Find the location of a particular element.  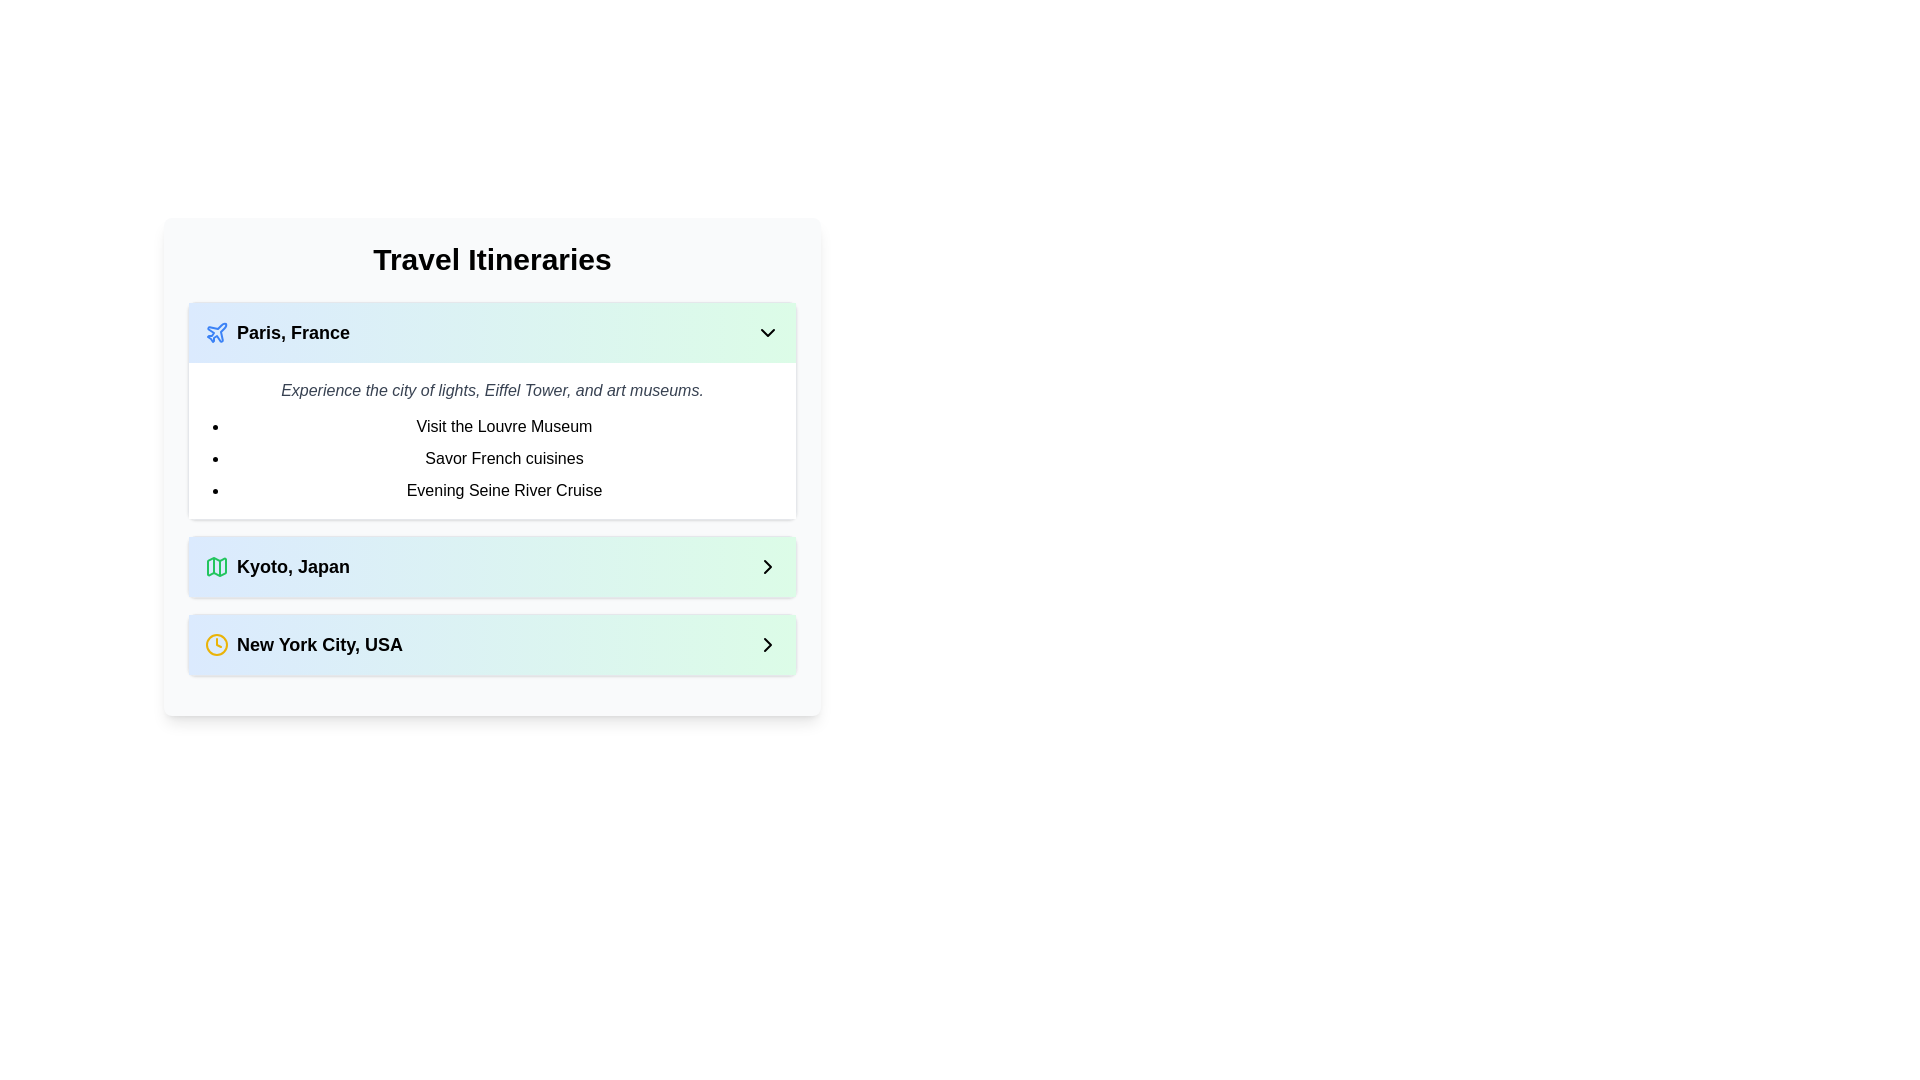

bulleted list items 'Visit the Louvre Museum', 'Savor French cuisines', and 'Evening Seine River Cruise' located in the 'Paris, France' itinerary section, positioned beneath the descriptive text and above the 'Kyoto, Japan' section is located at coordinates (492, 459).